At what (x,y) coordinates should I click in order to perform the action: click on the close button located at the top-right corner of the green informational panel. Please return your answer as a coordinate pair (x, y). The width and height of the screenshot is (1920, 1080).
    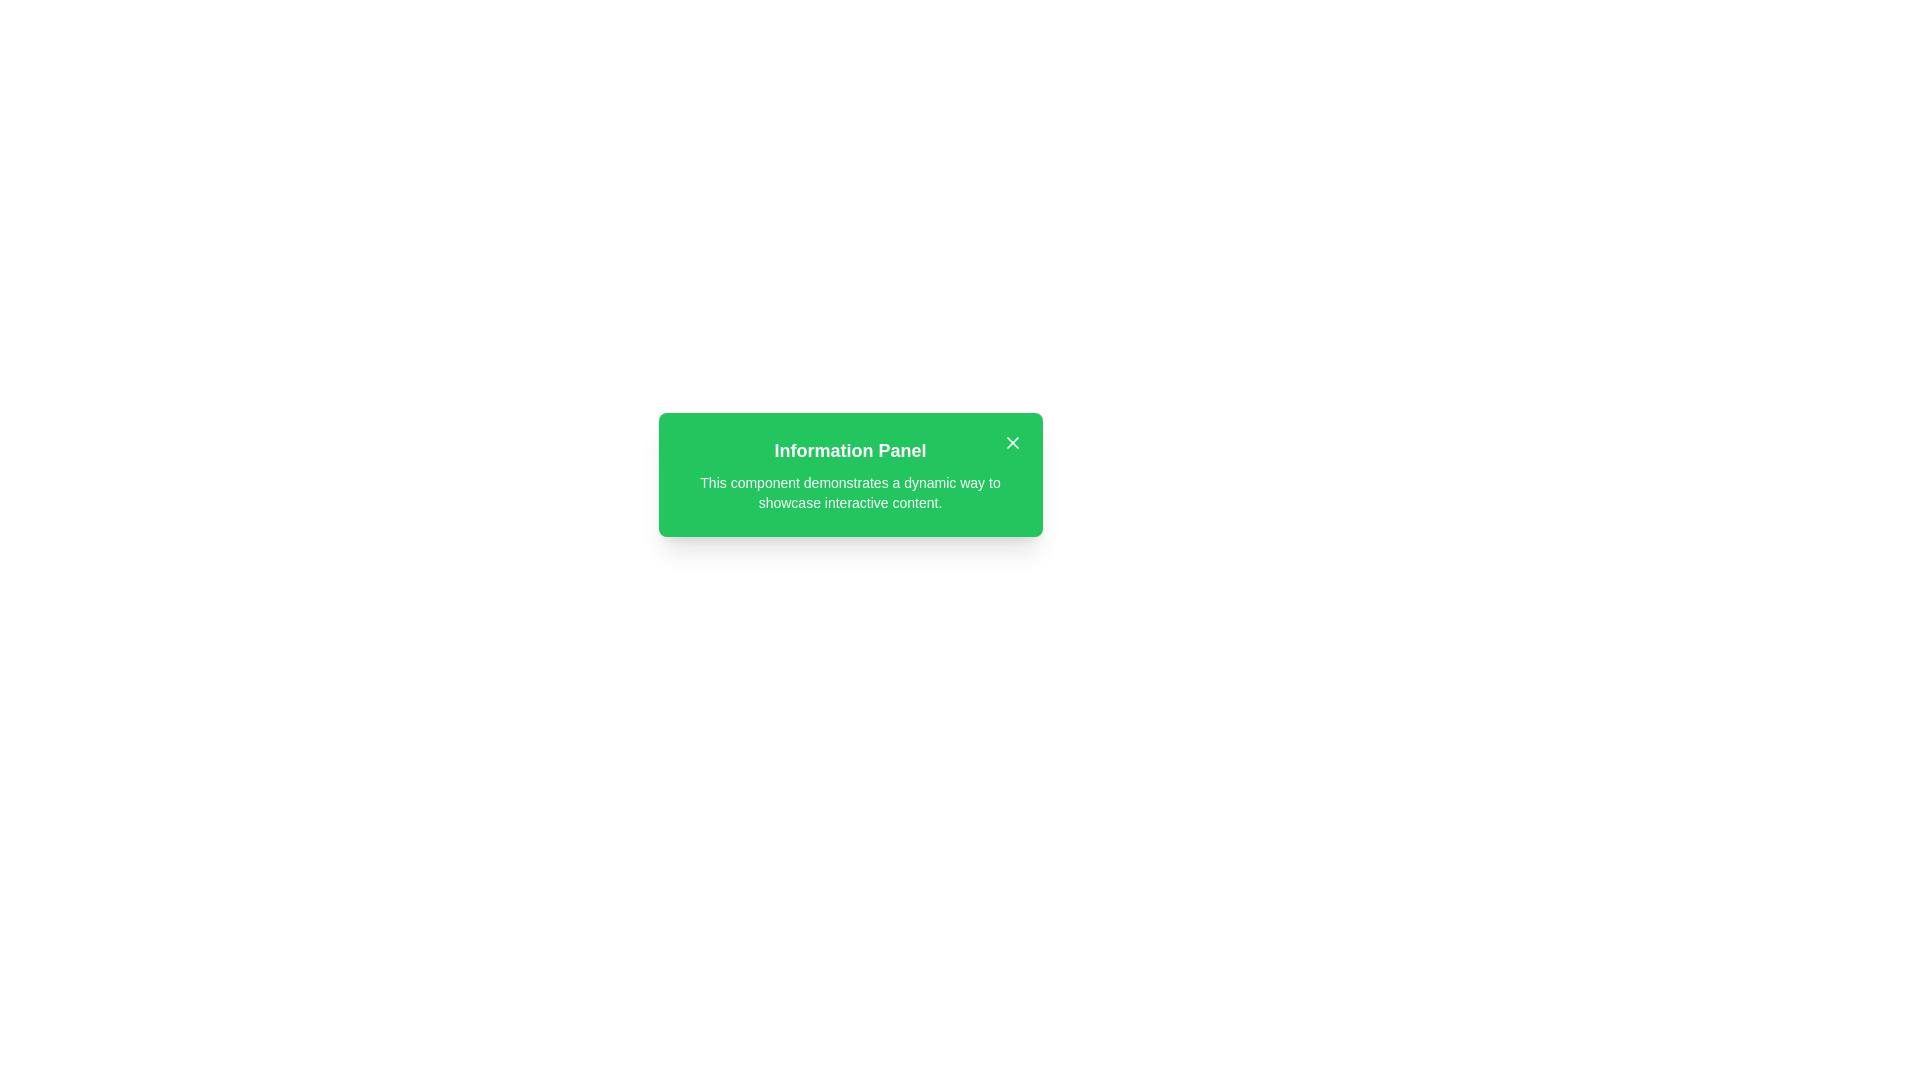
    Looking at the image, I should click on (1012, 442).